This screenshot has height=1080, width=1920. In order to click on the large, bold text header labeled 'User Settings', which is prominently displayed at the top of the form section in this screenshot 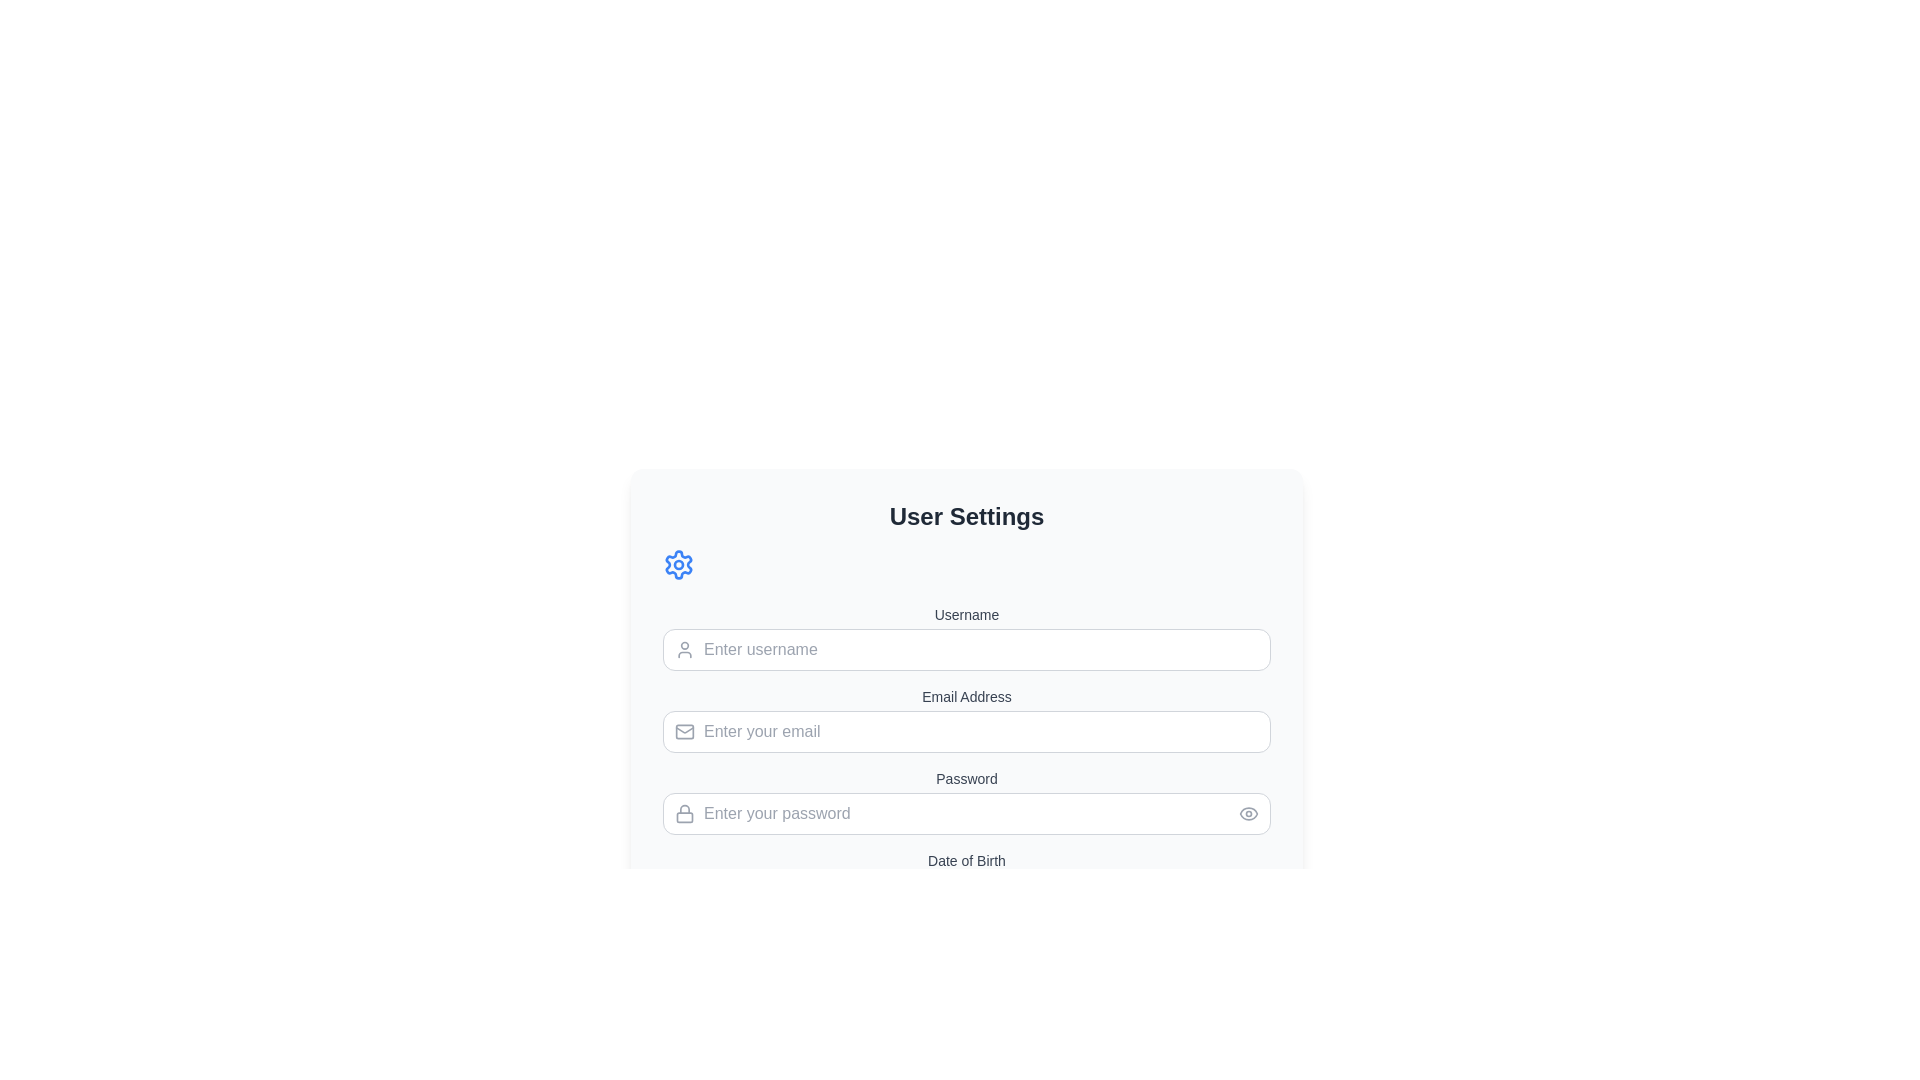, I will do `click(966, 515)`.